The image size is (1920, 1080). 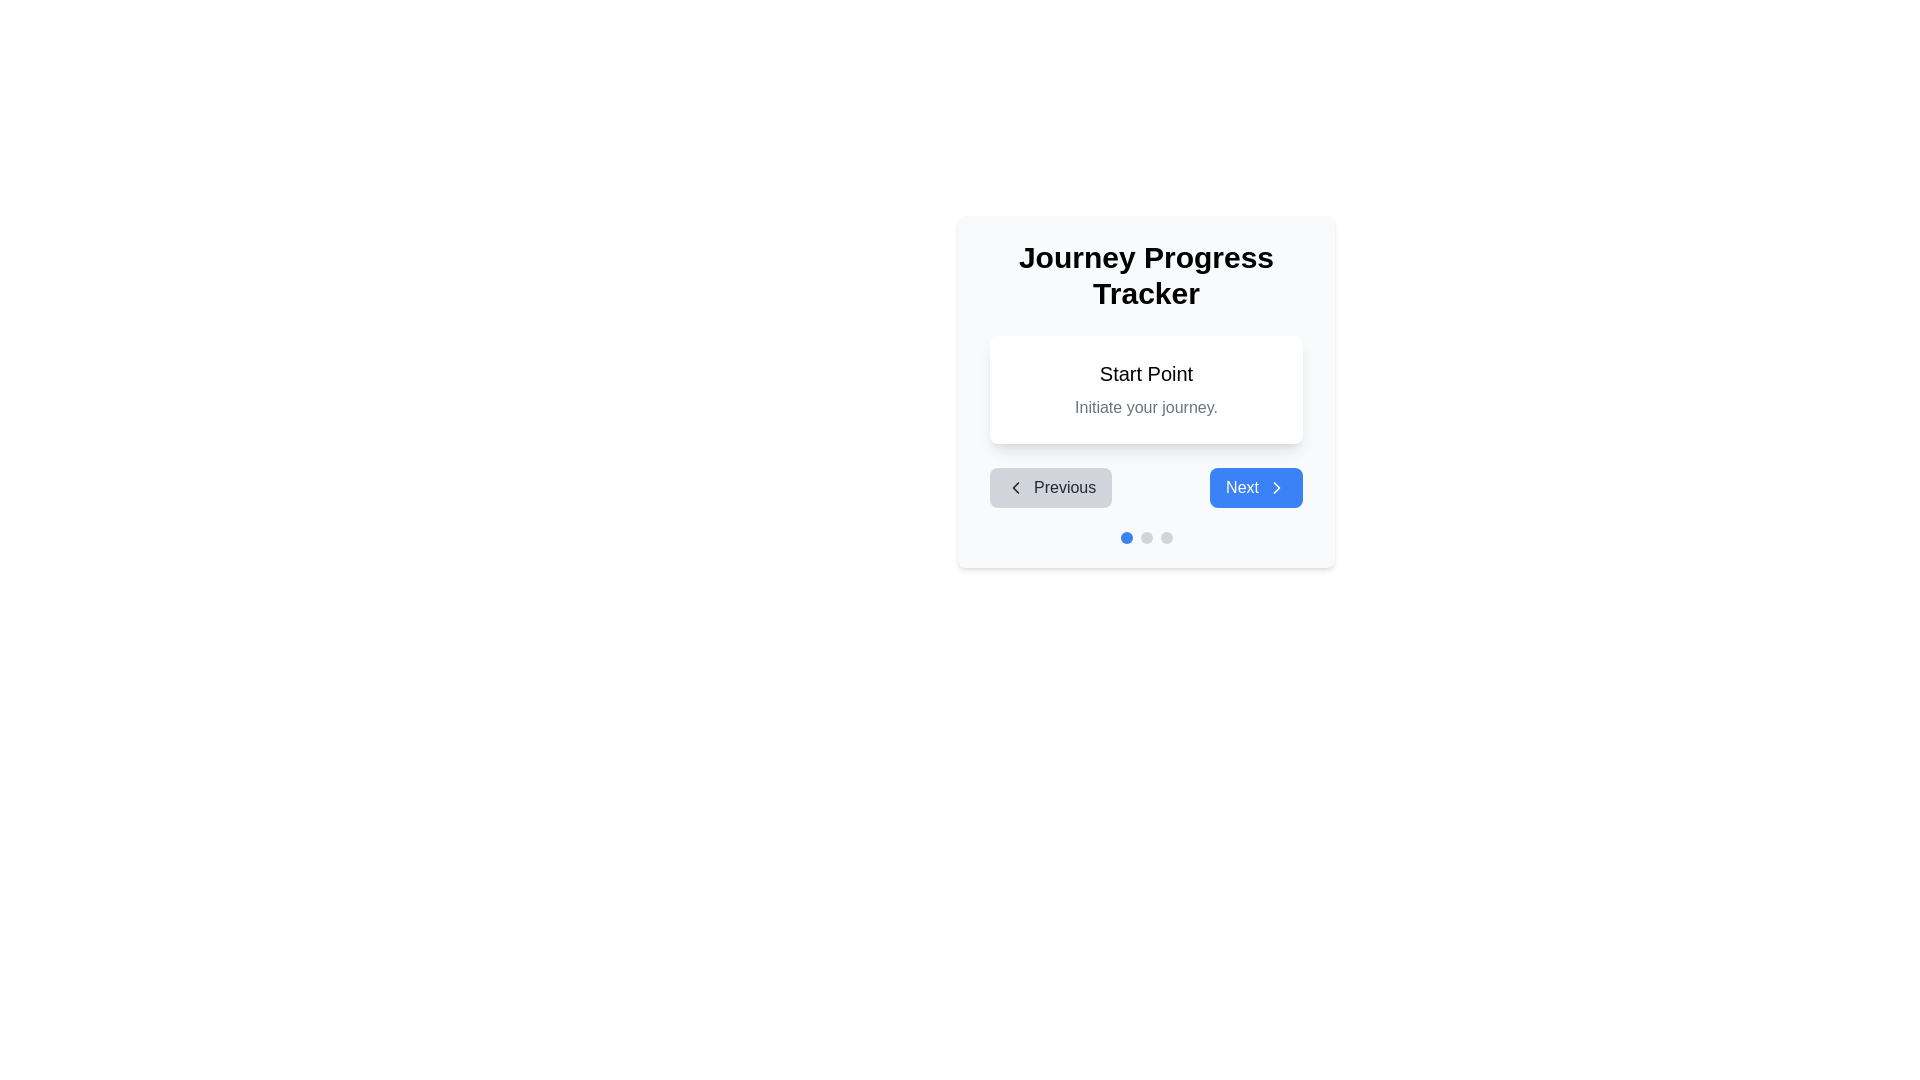 I want to click on the second gray circular progress indicator in the inactive state, located centrally below the 'Previous' and 'Next' buttons, so click(x=1146, y=536).